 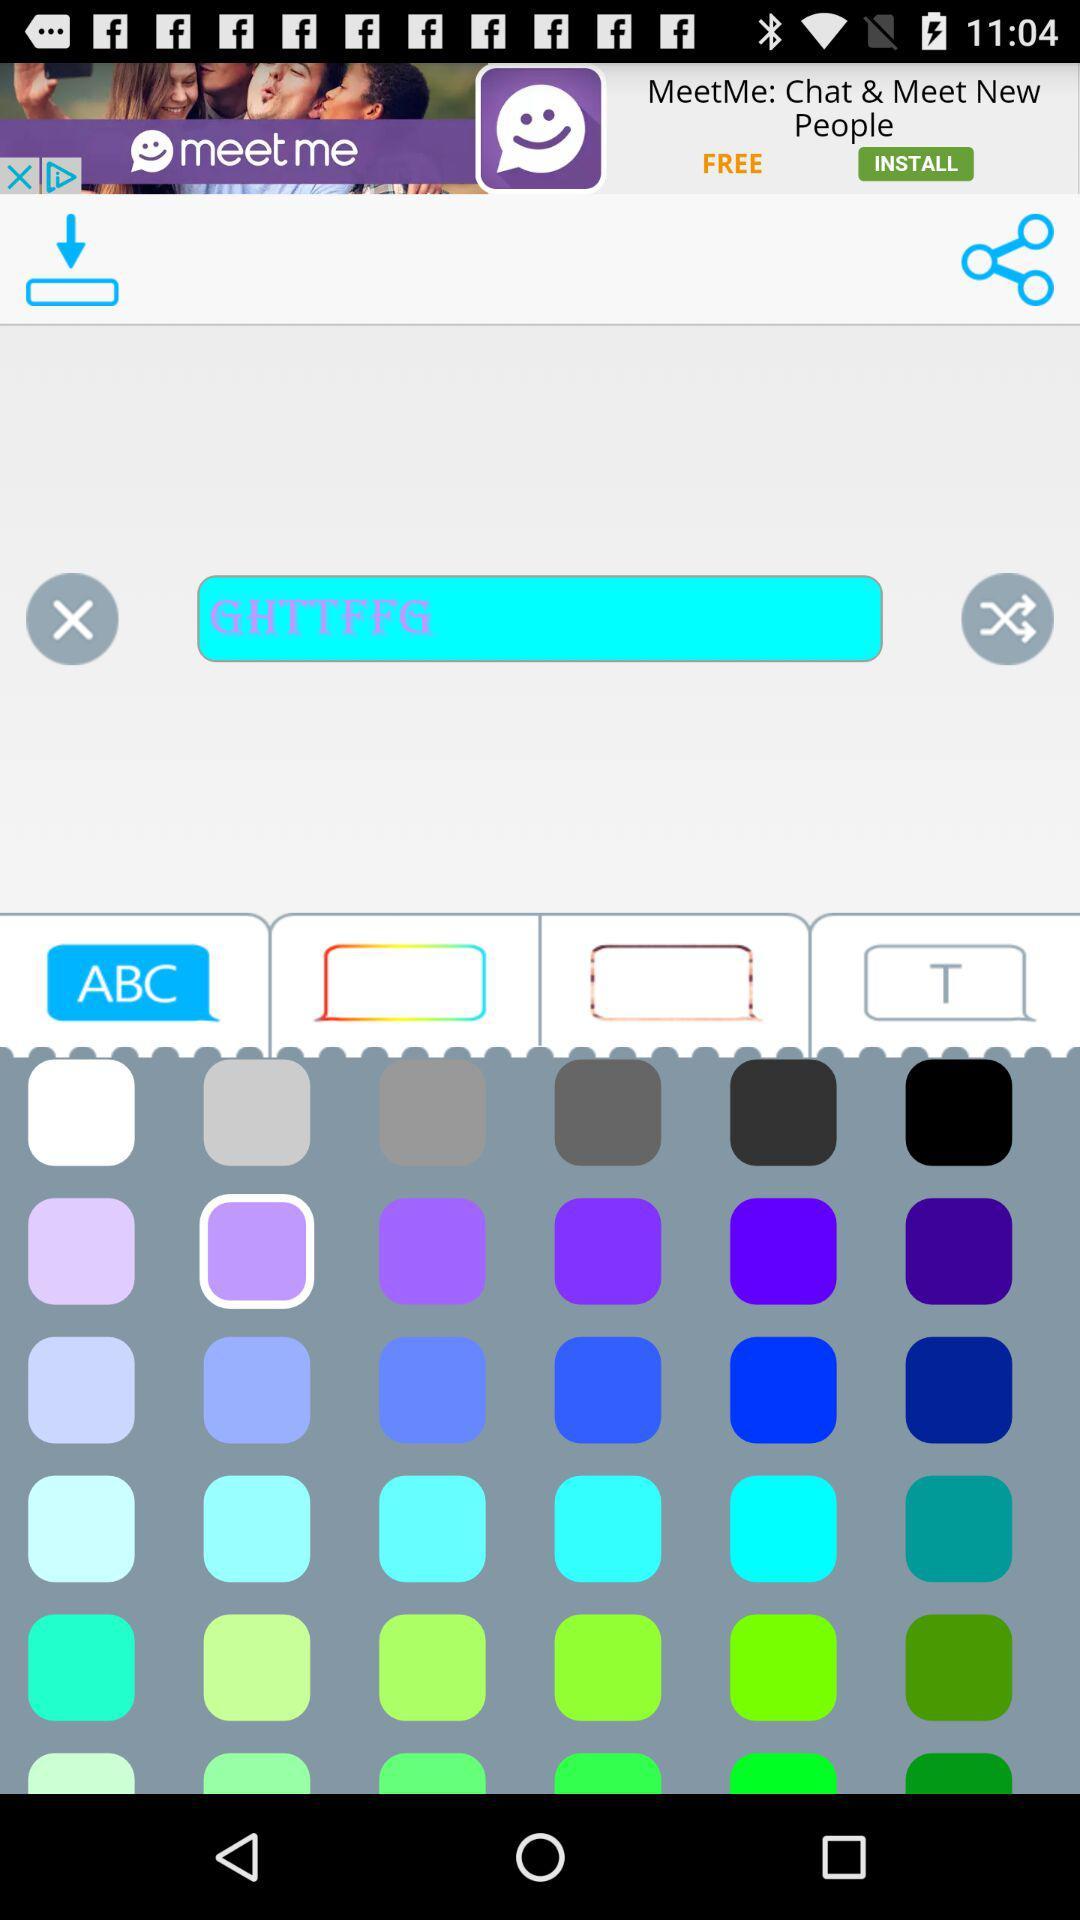 I want to click on open advertisement, so click(x=540, y=127).